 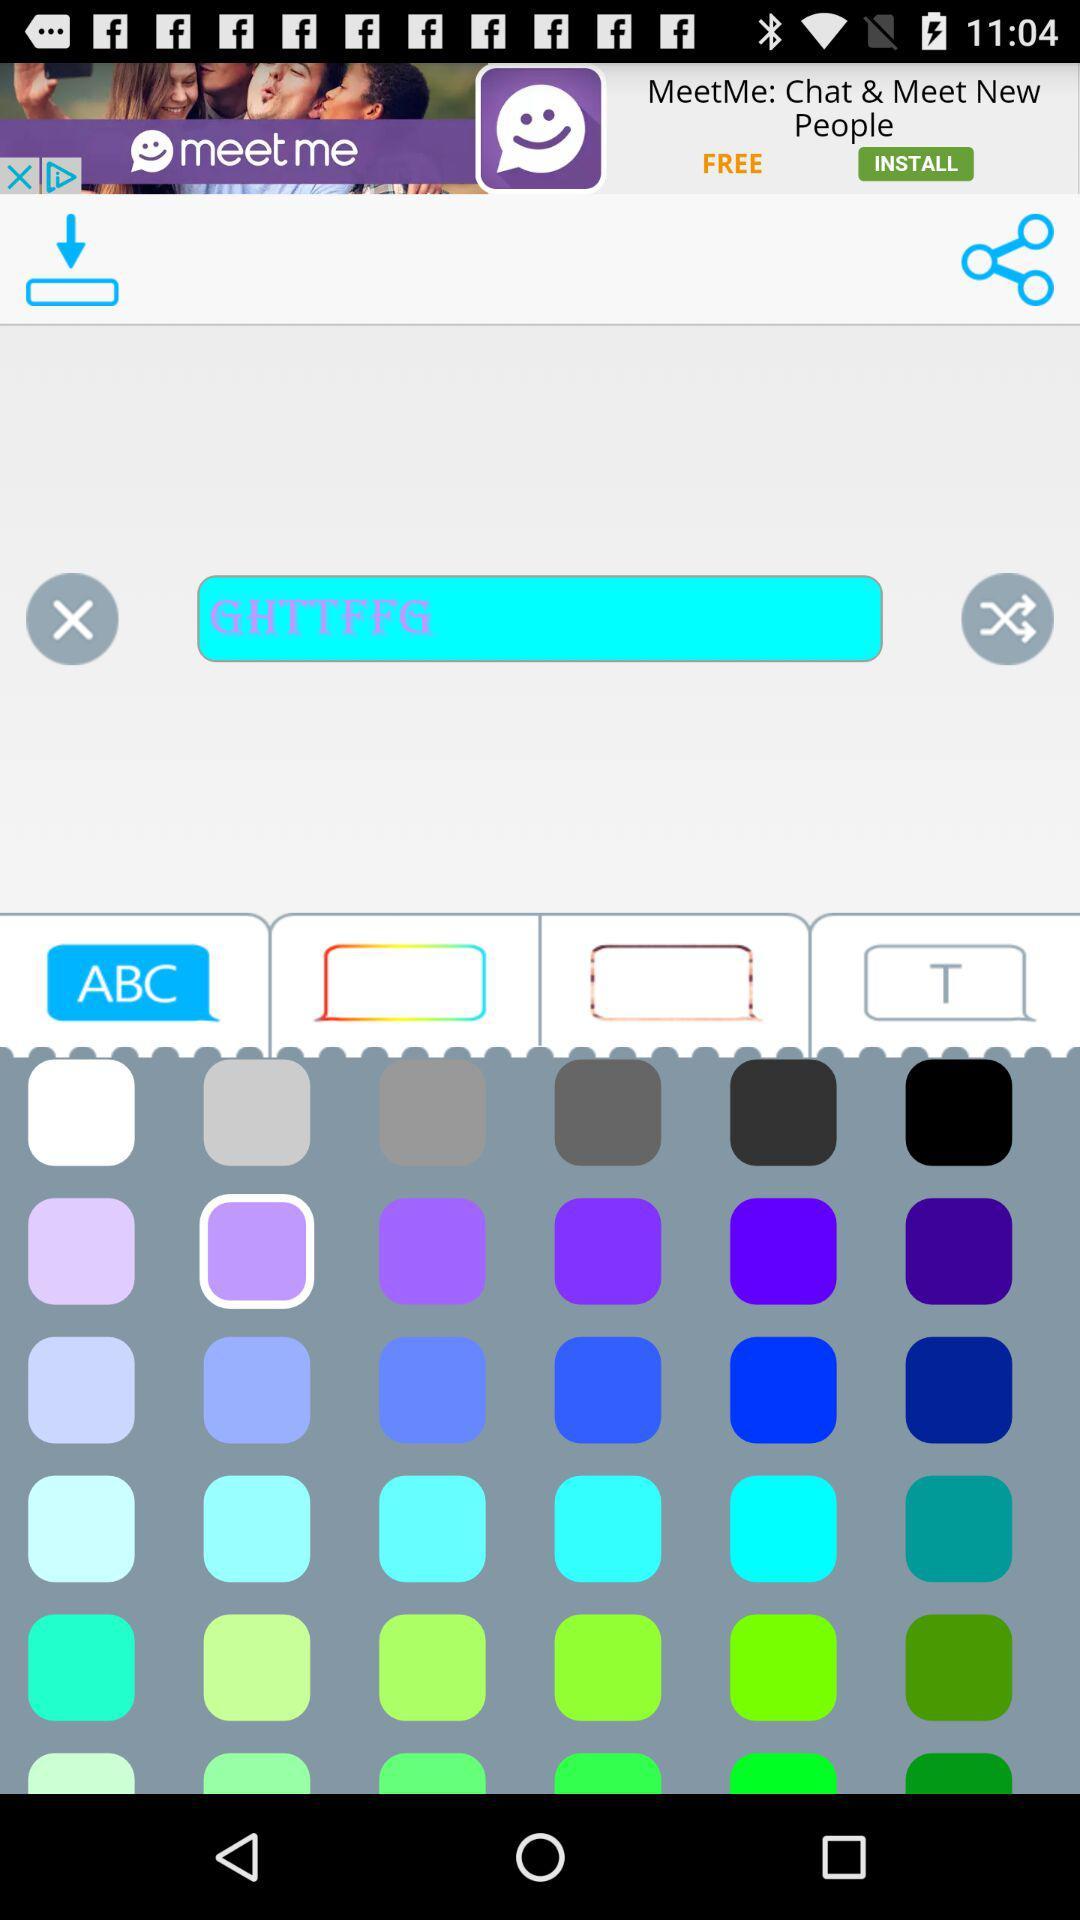 I want to click on open advertisement, so click(x=540, y=127).